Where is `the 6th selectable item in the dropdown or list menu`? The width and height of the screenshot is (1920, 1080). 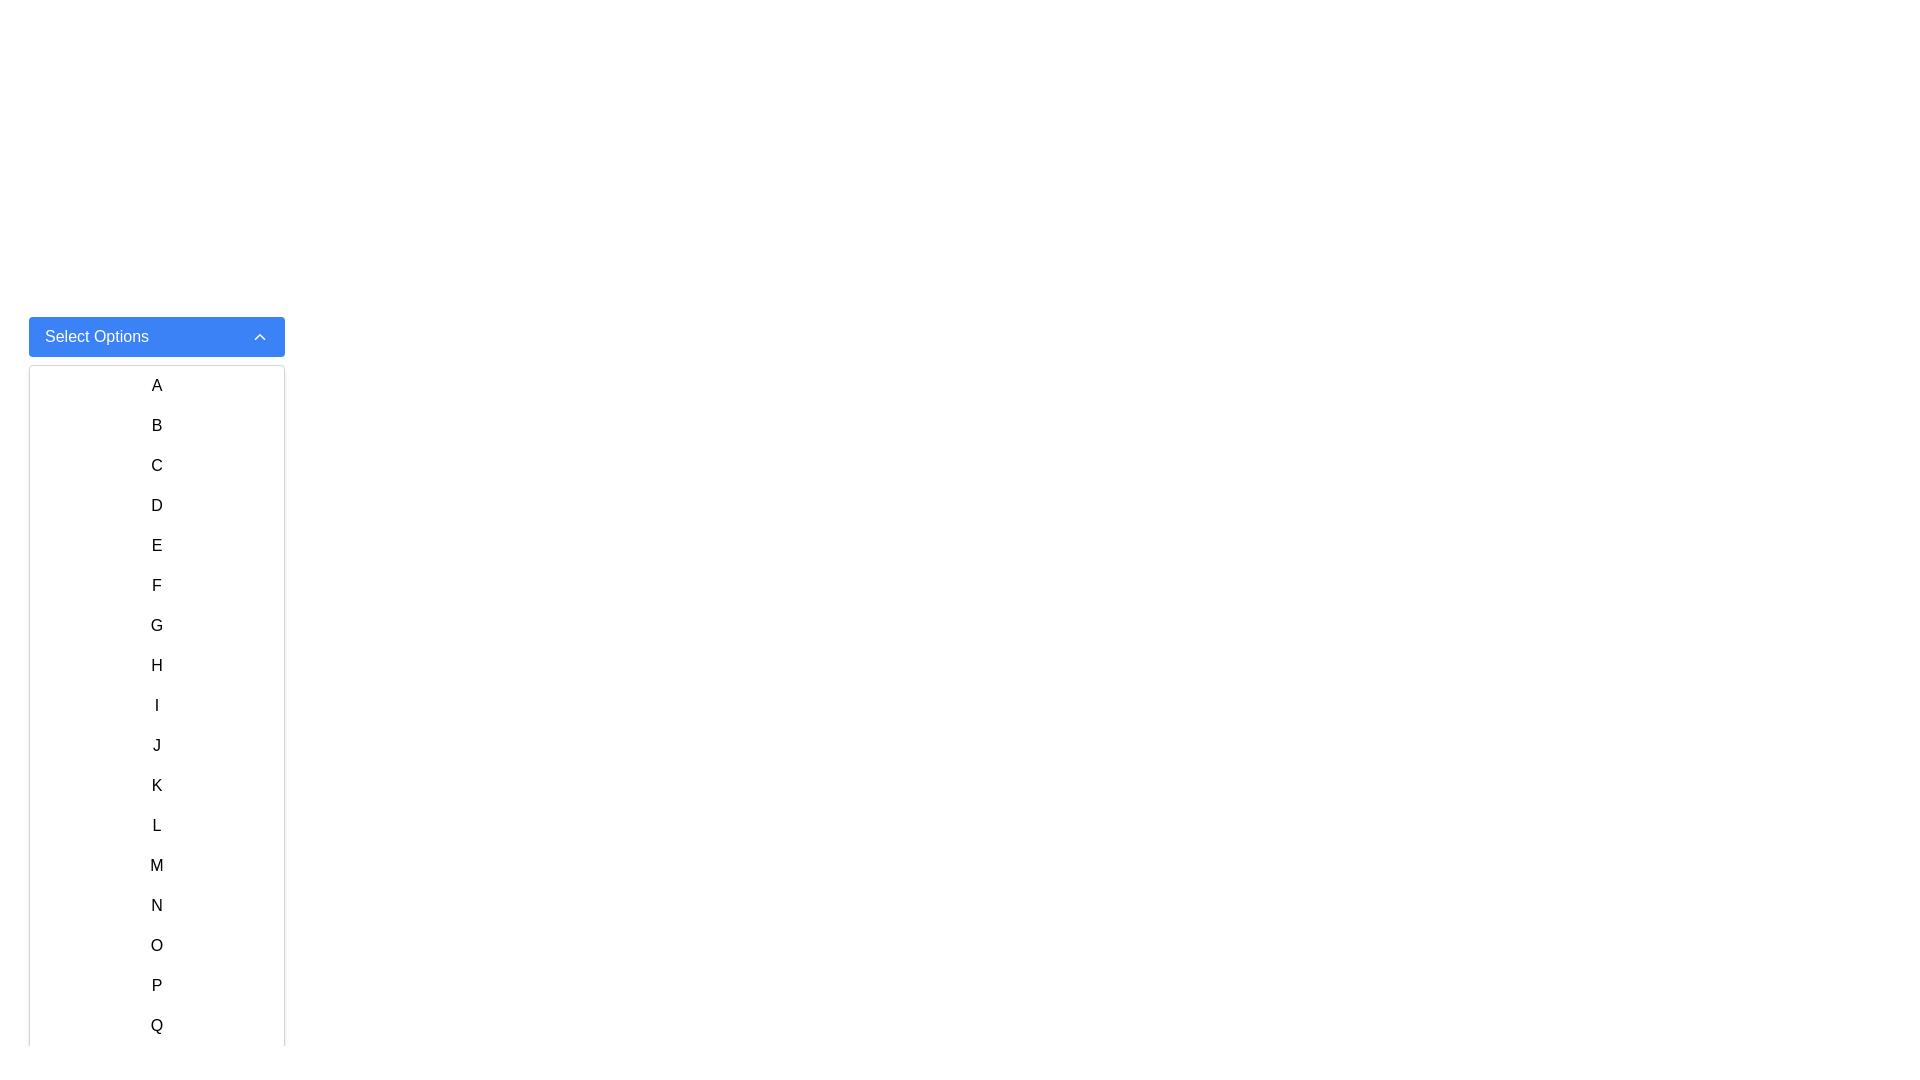
the 6th selectable item in the dropdown or list menu is located at coordinates (156, 585).